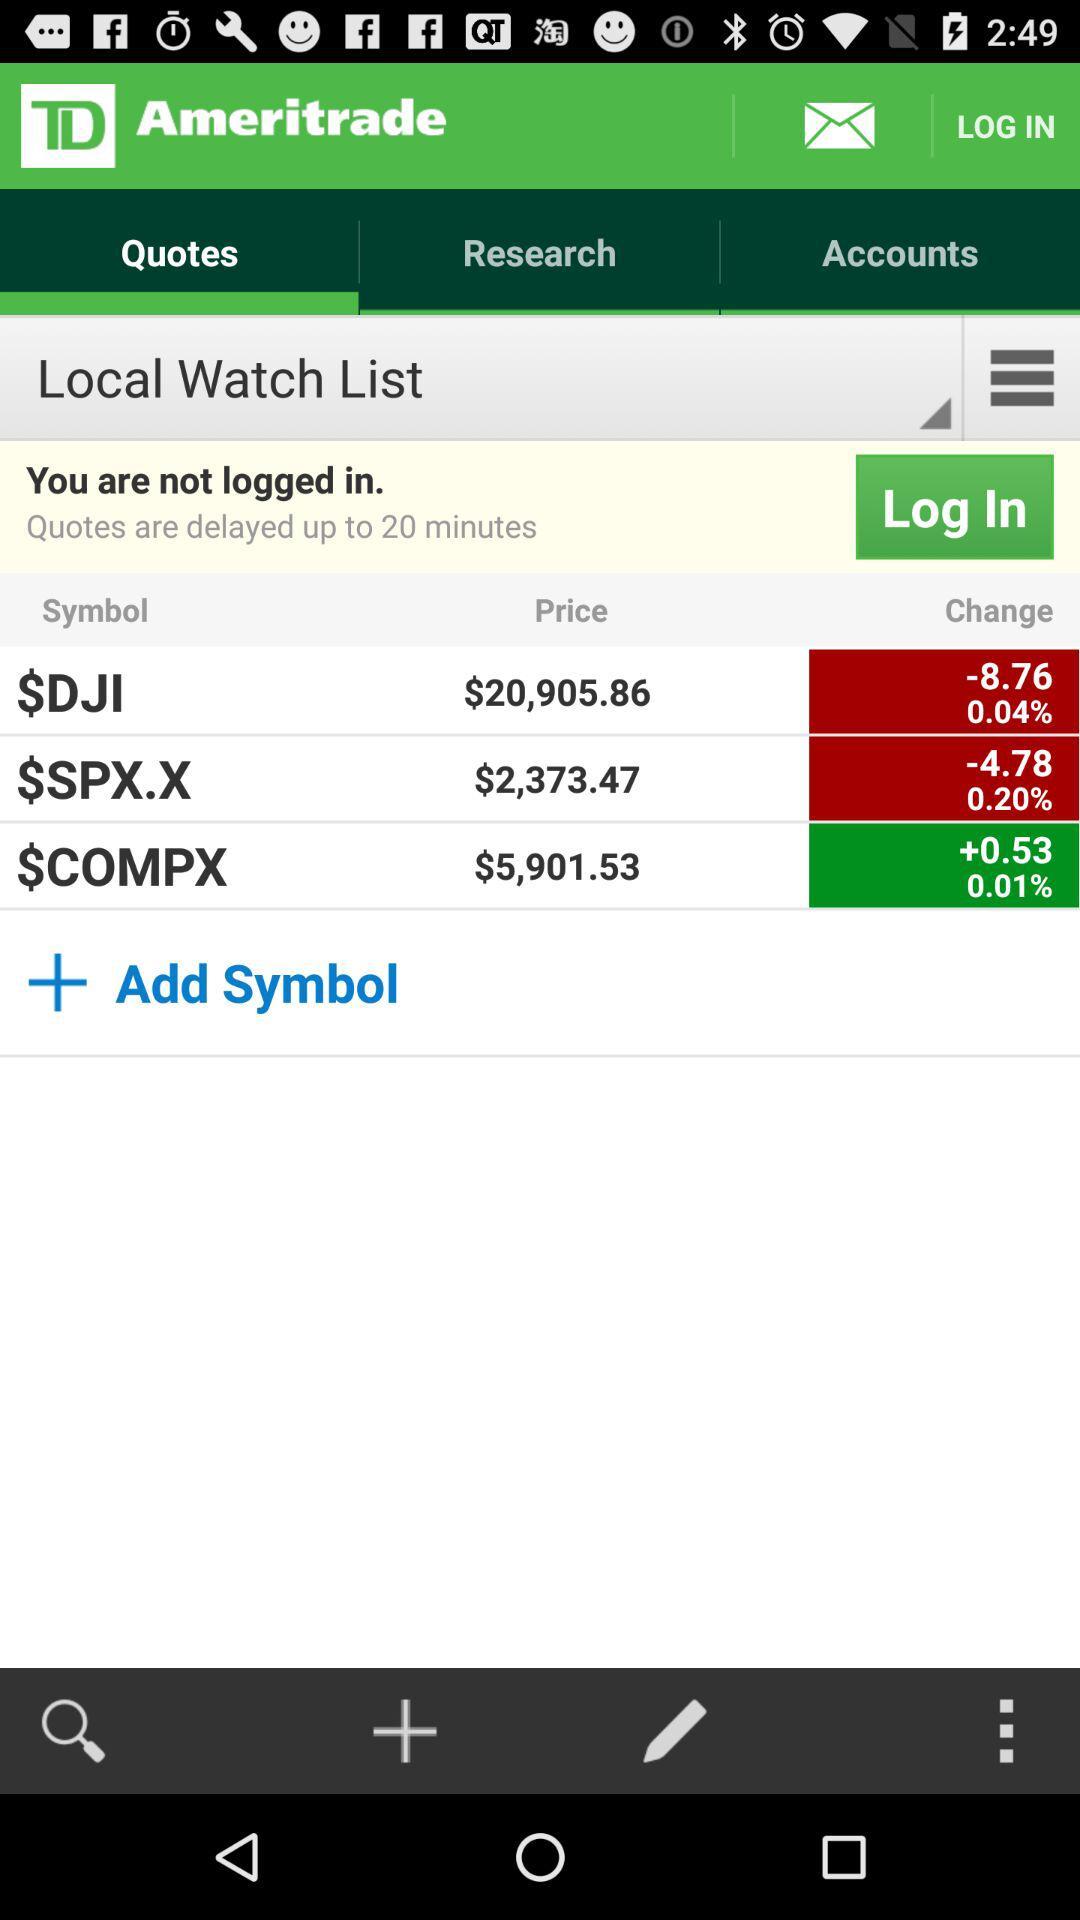 The height and width of the screenshot is (1920, 1080). What do you see at coordinates (832, 124) in the screenshot?
I see `open mail` at bounding box center [832, 124].